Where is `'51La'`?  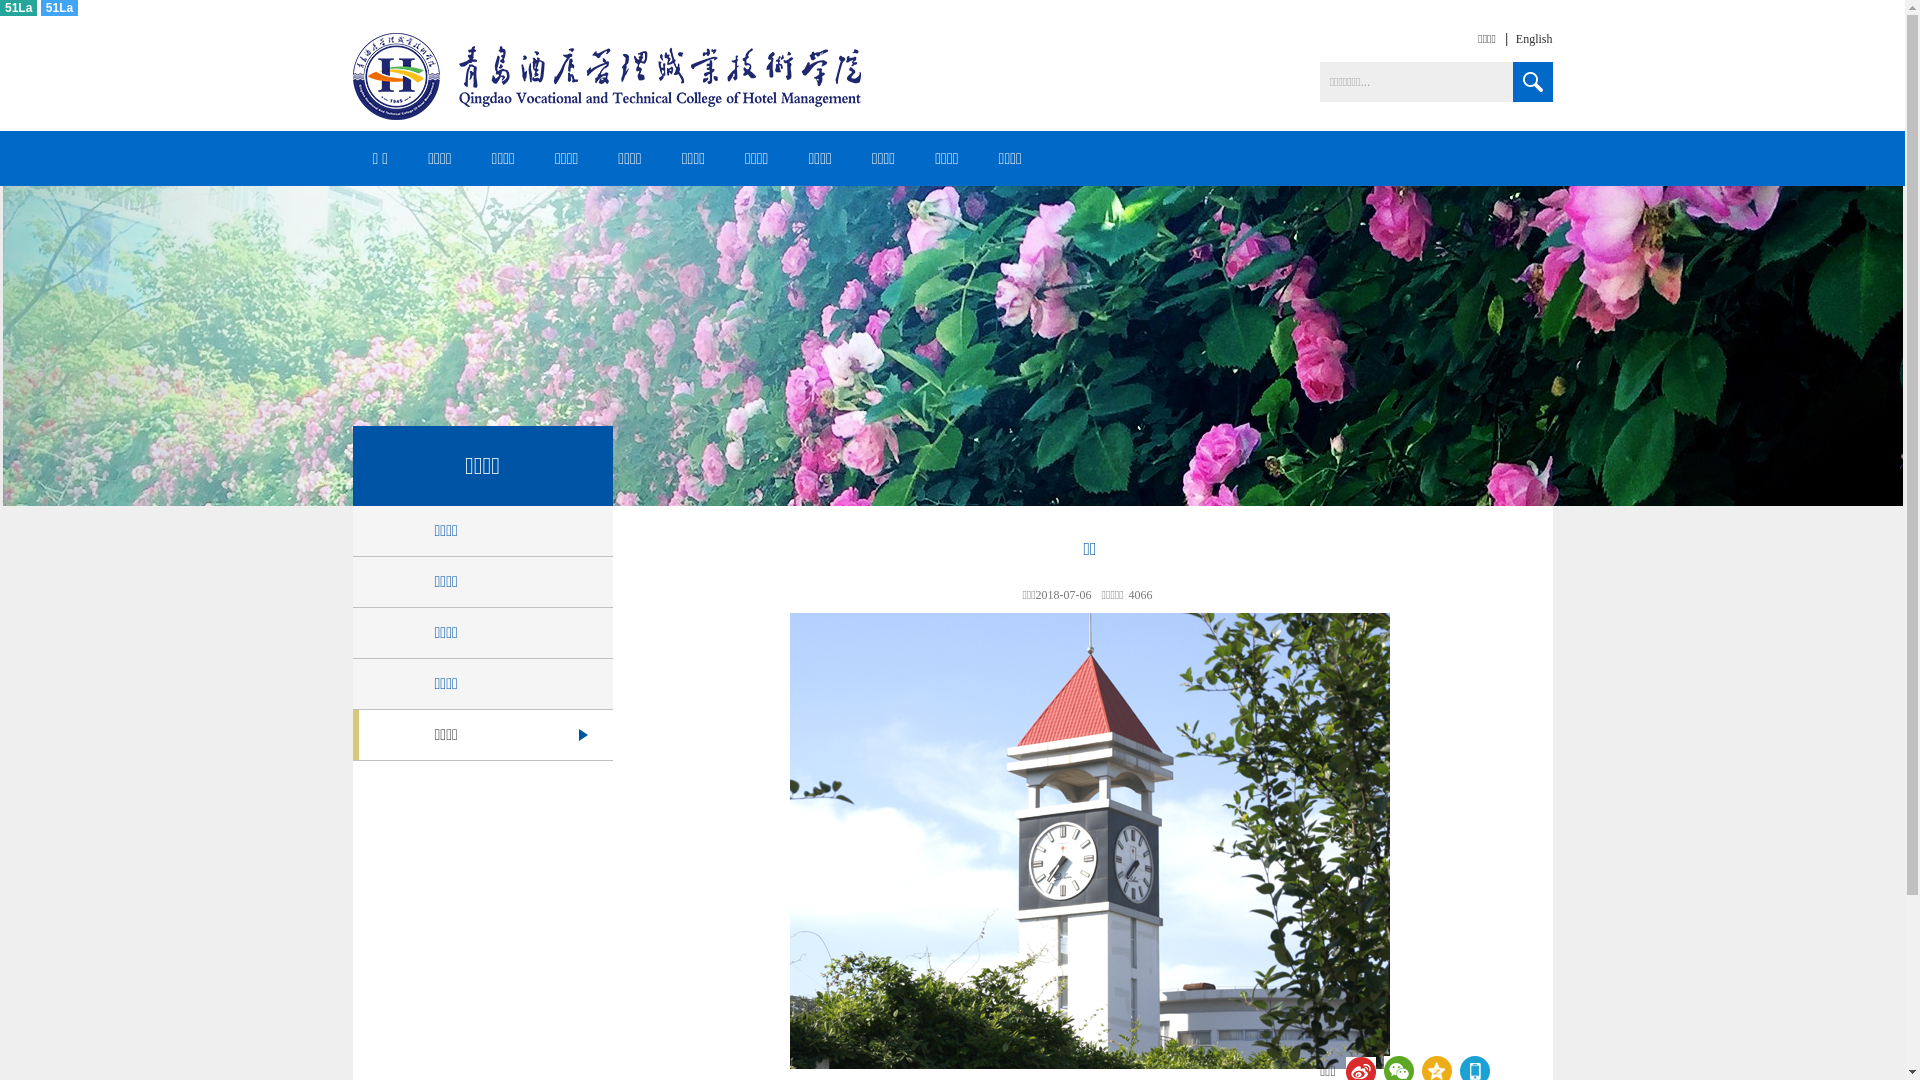 '51La' is located at coordinates (0, 7).